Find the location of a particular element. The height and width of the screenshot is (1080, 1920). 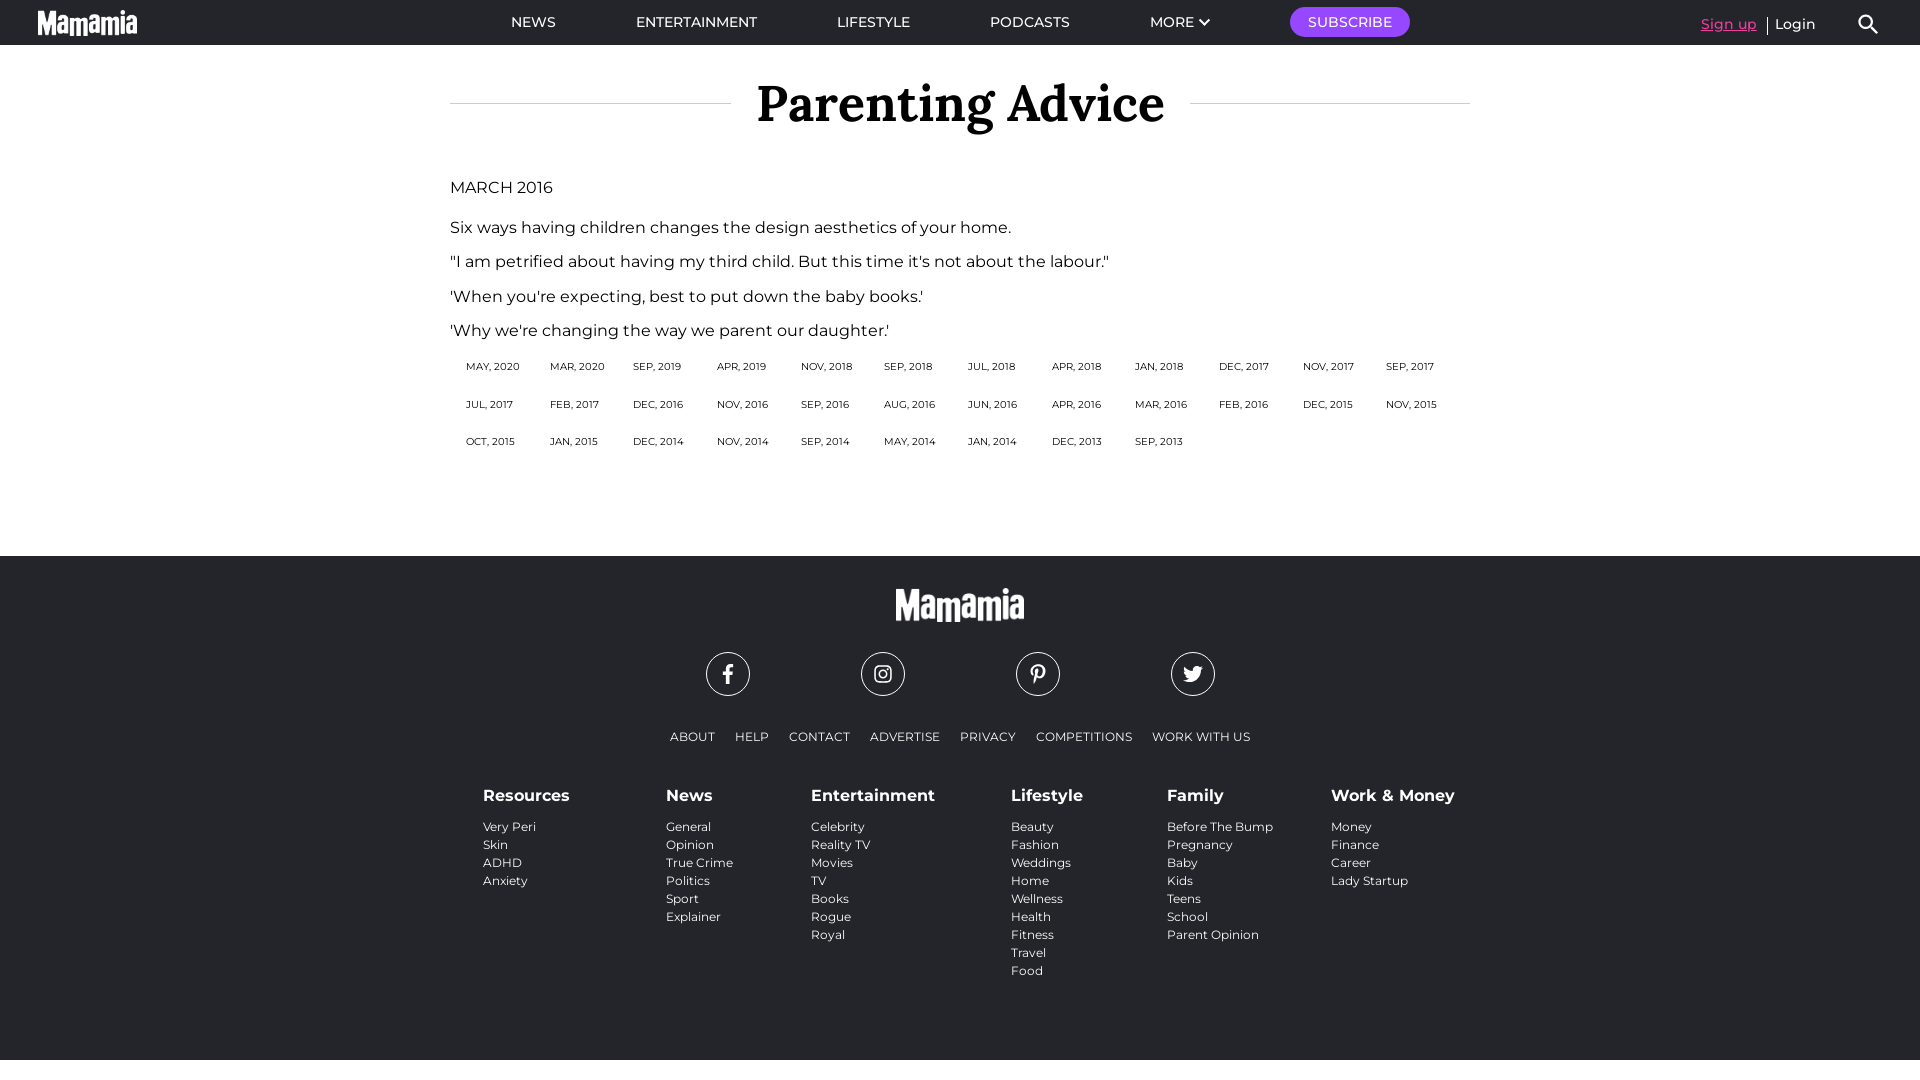

'School' is located at coordinates (1166, 916).